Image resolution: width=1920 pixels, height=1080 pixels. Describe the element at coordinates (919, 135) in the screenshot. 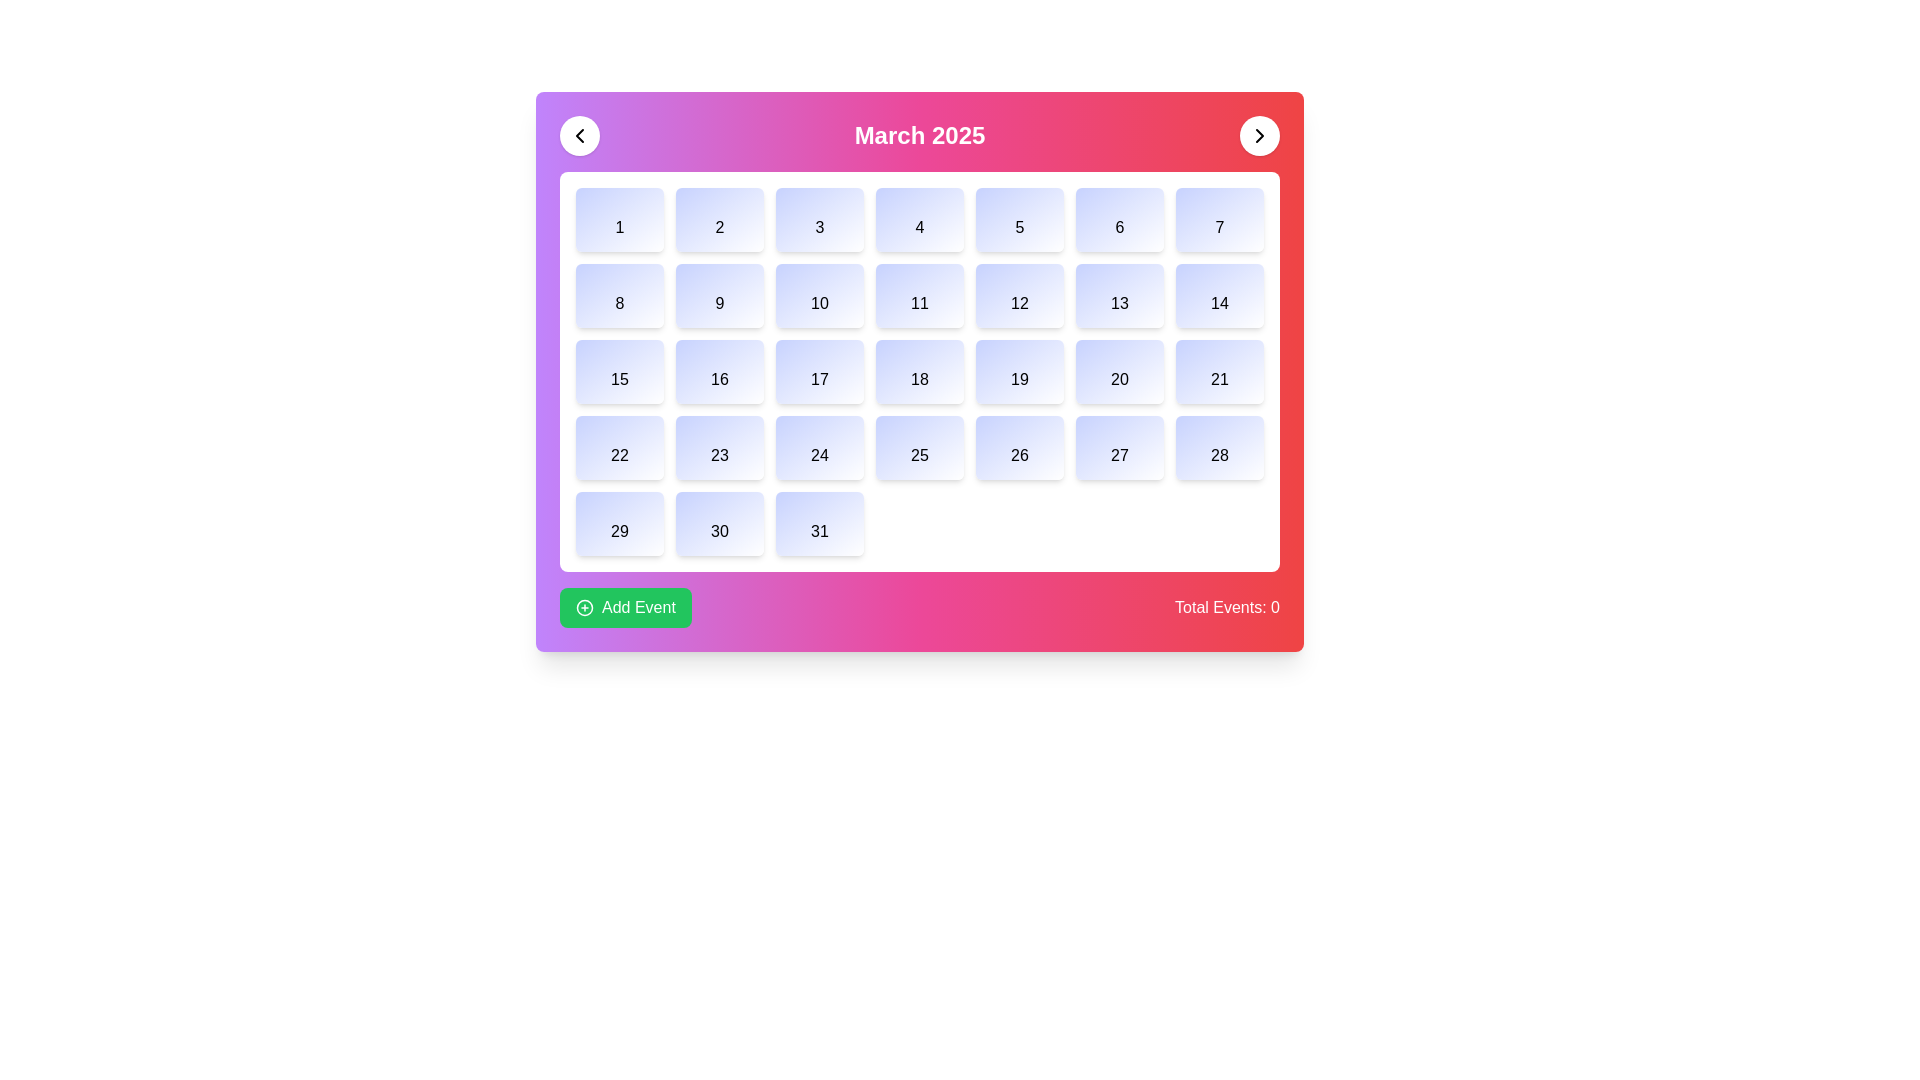

I see `the text label displaying 'March 2025', which is centrally located at the top of the calendar interface` at that location.